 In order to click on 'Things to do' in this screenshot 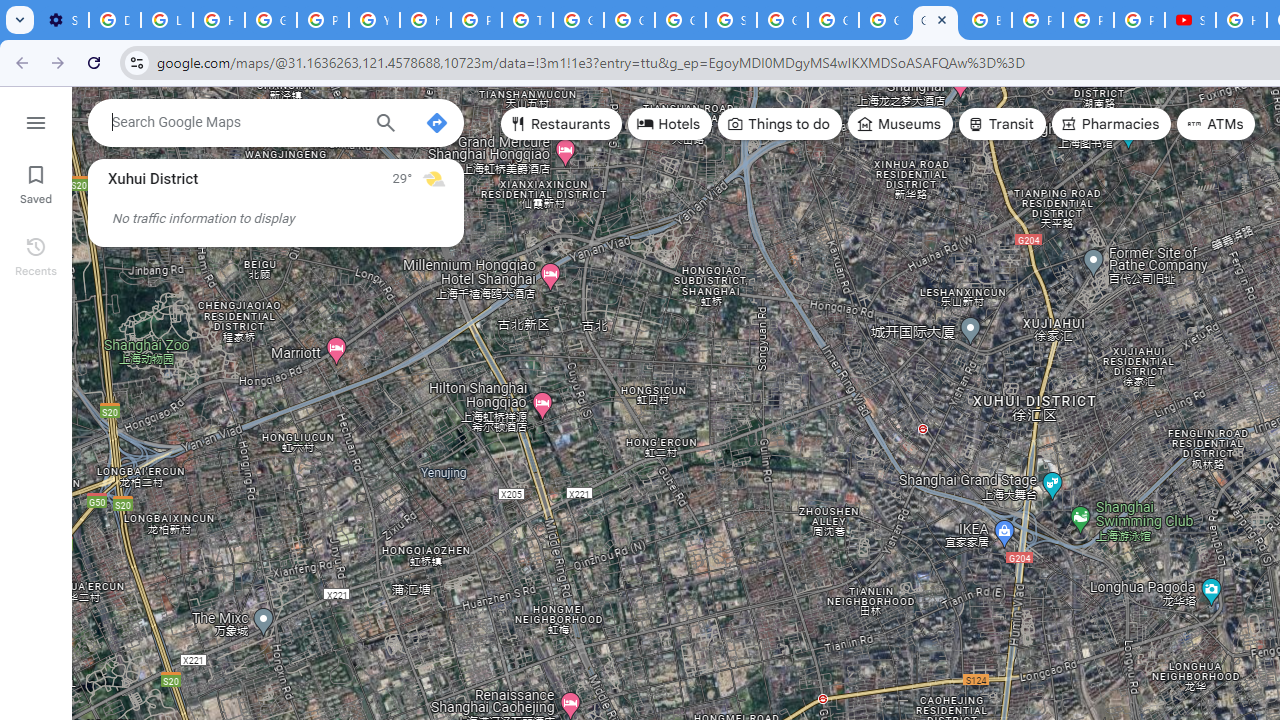, I will do `click(779, 124)`.